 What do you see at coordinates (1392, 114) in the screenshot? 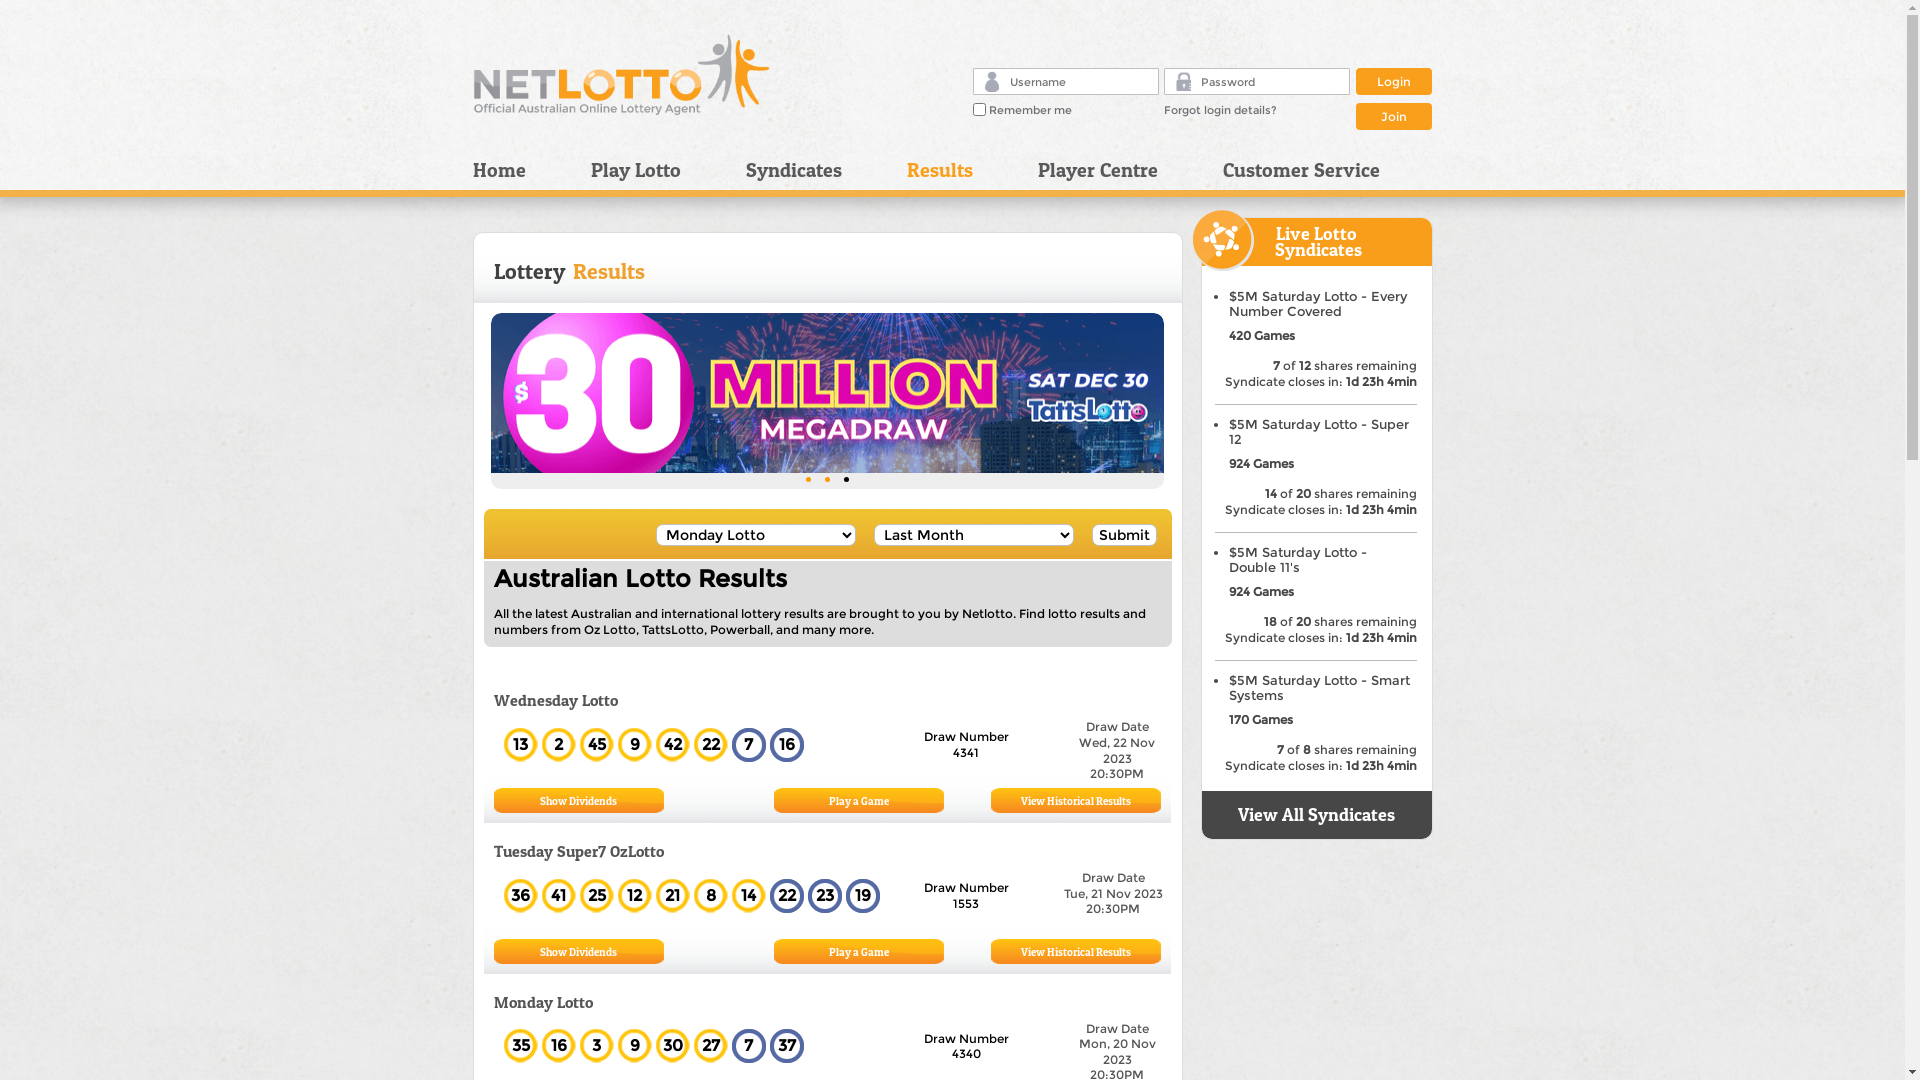
I see `'Join'` at bounding box center [1392, 114].